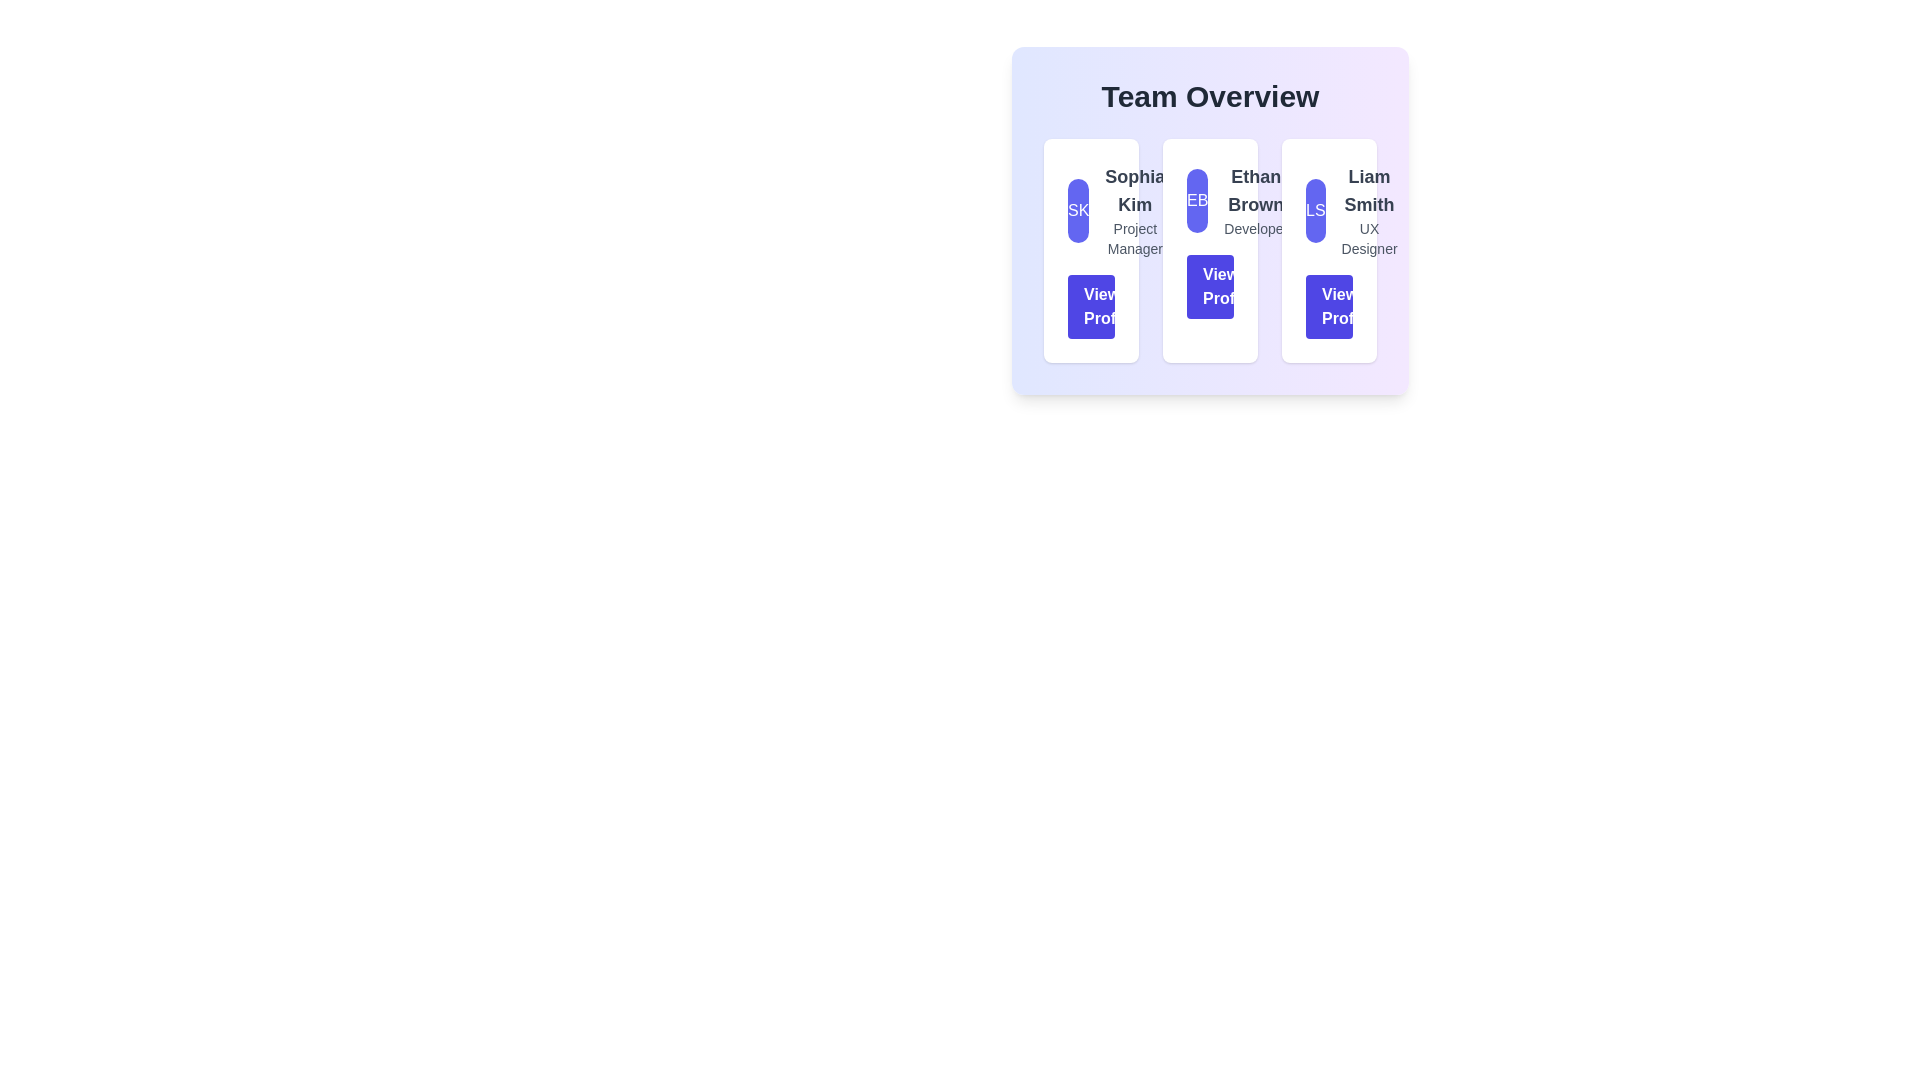  Describe the element at coordinates (1255, 191) in the screenshot. I see `the text label displaying 'Ethan Brown' in bold, which is positioned above the 'Developer' label in the 'Team Overview' section of the card layout` at that location.